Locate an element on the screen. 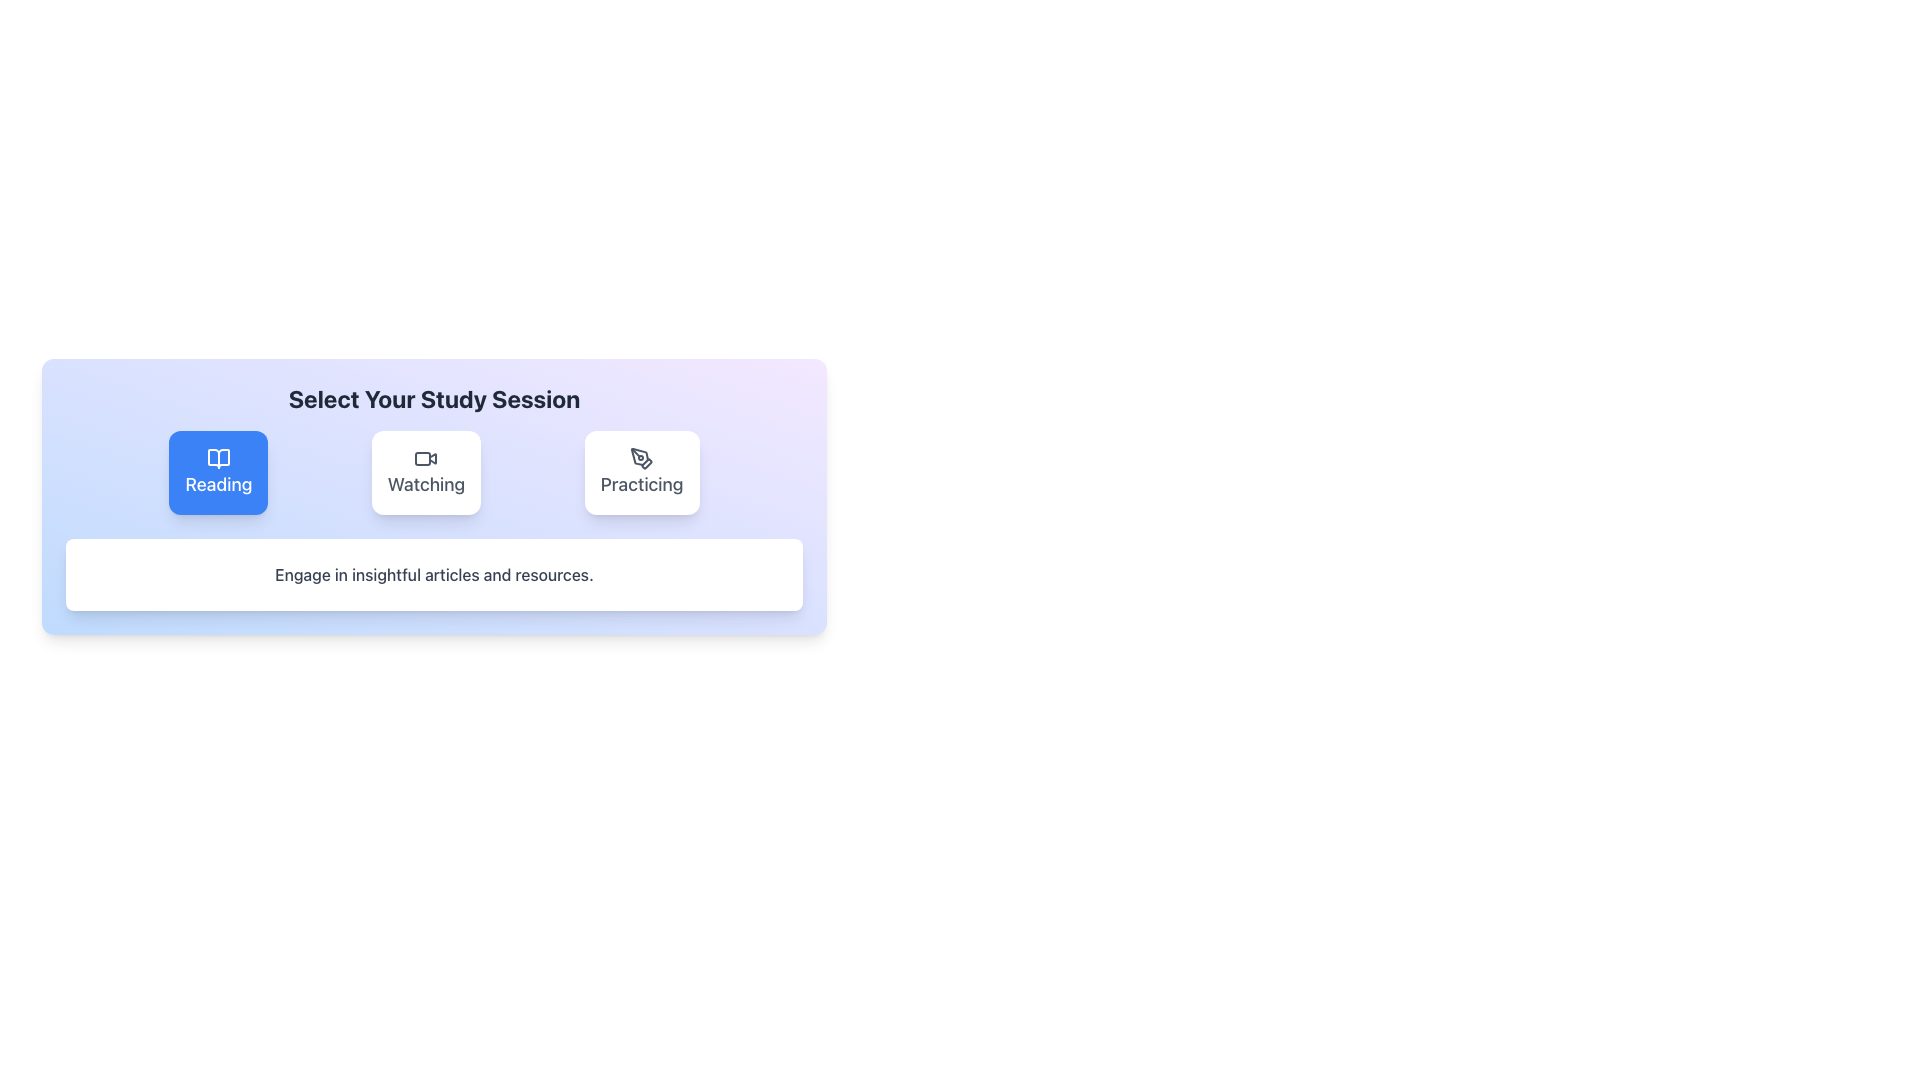  the open book SVG icon representing the 'Reading' option in the navigation panel, which is the leftmost icon among three menu options is located at coordinates (218, 459).